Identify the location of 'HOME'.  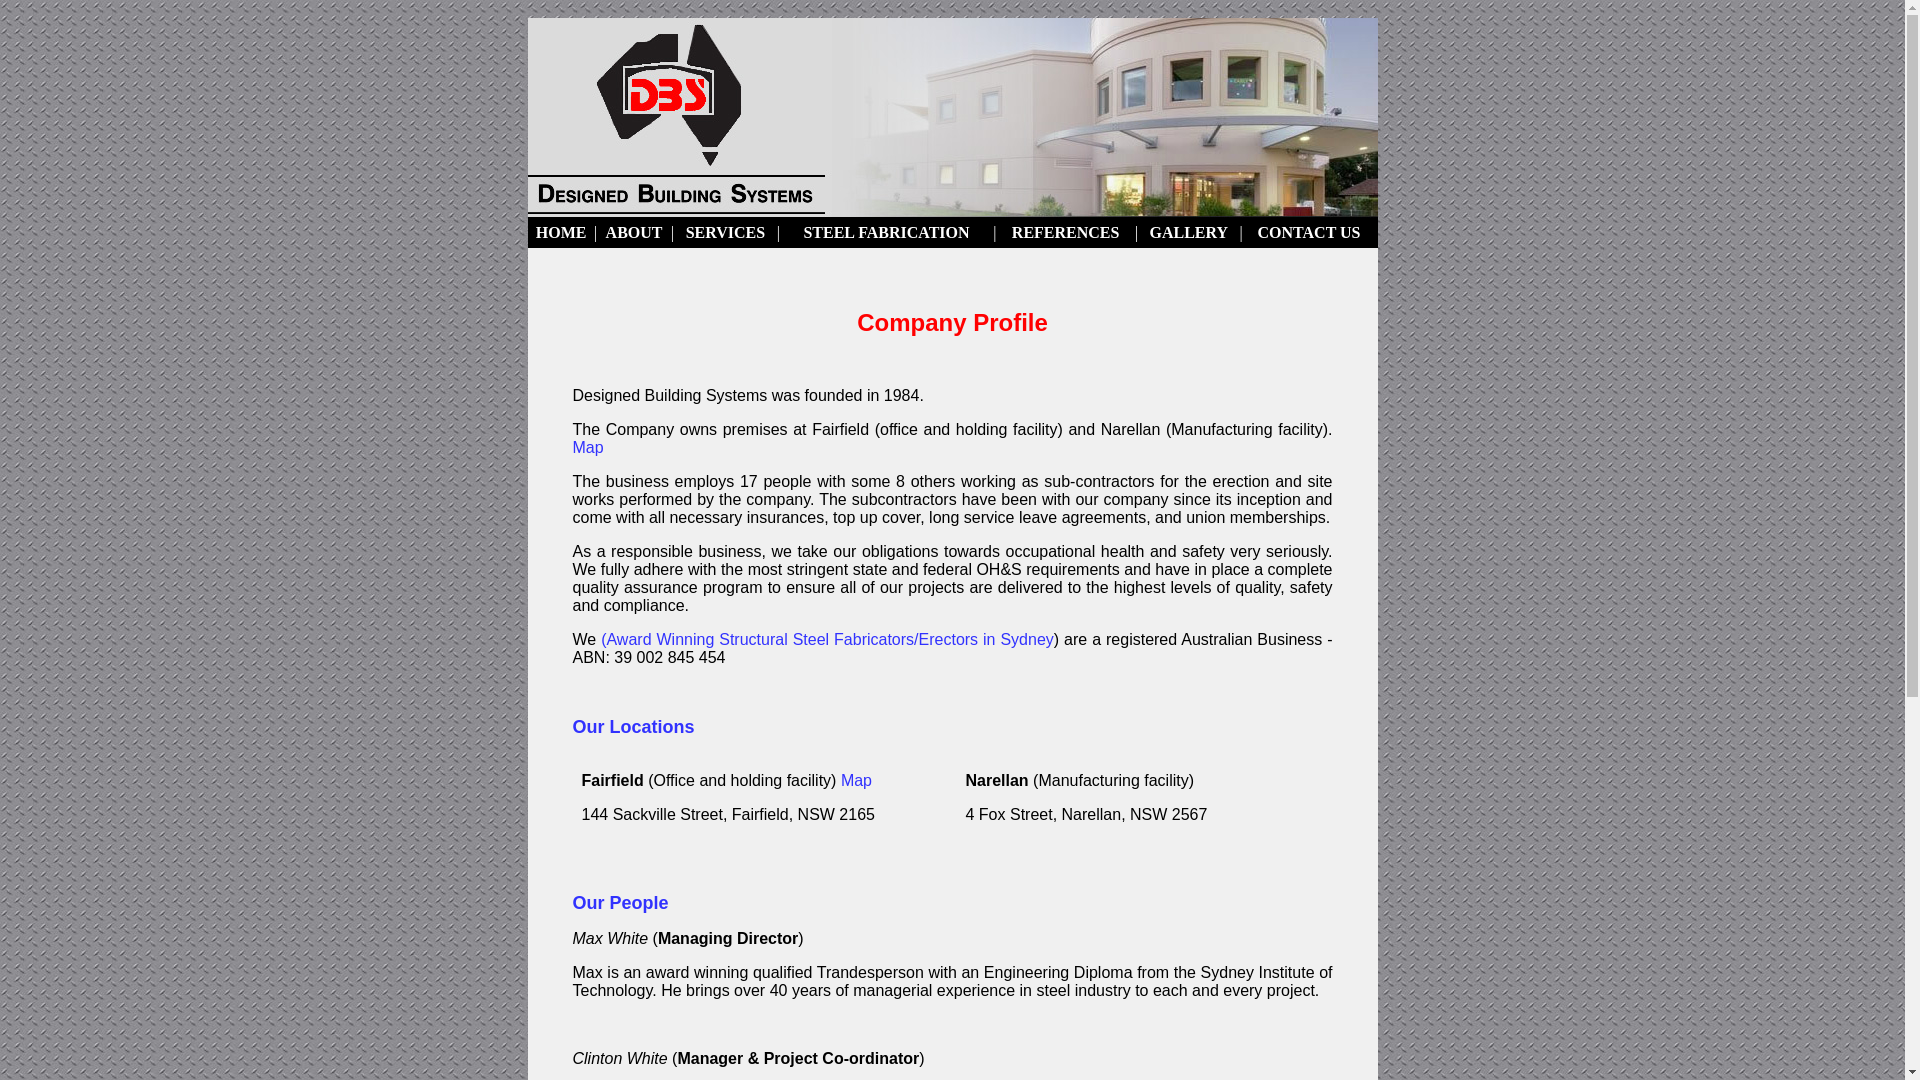
(560, 231).